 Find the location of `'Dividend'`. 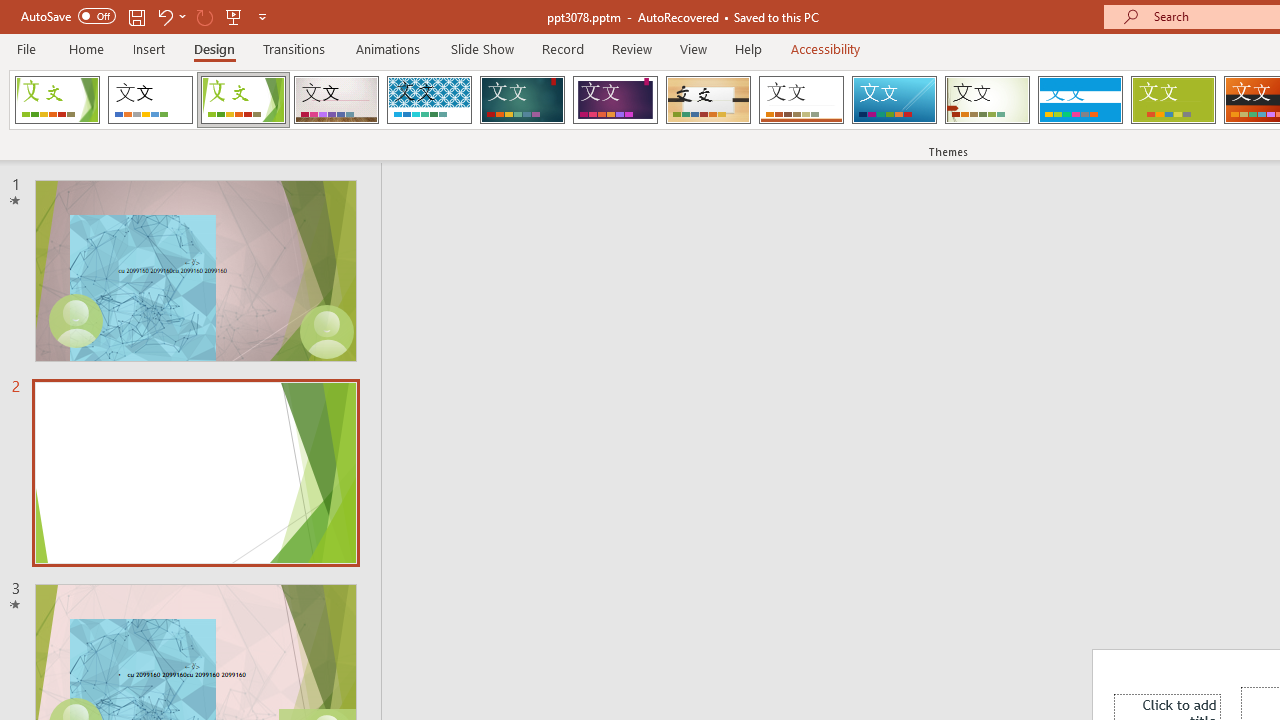

'Dividend' is located at coordinates (57, 100).